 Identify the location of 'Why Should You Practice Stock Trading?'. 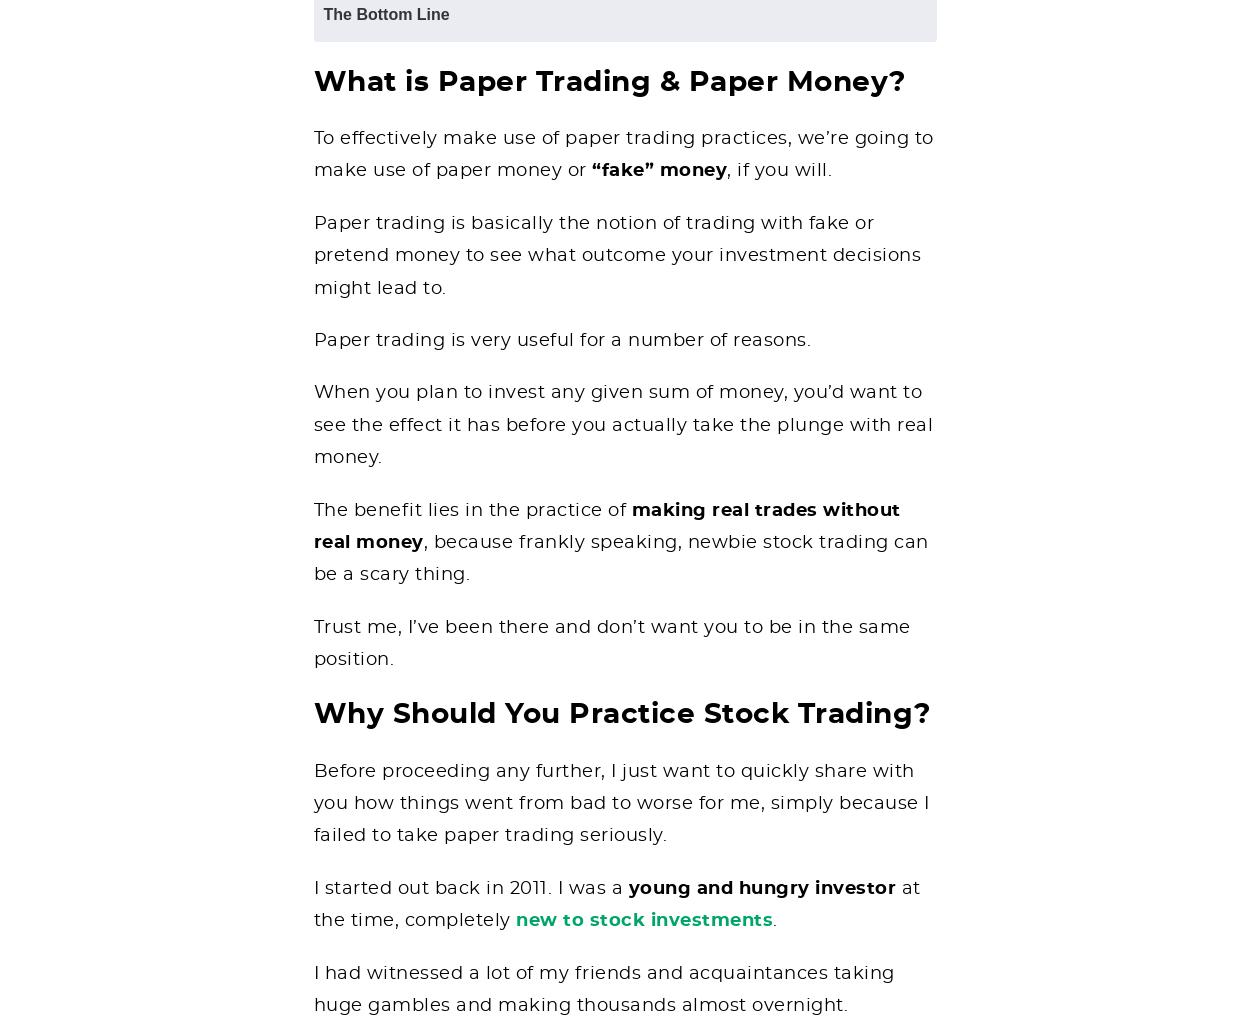
(620, 715).